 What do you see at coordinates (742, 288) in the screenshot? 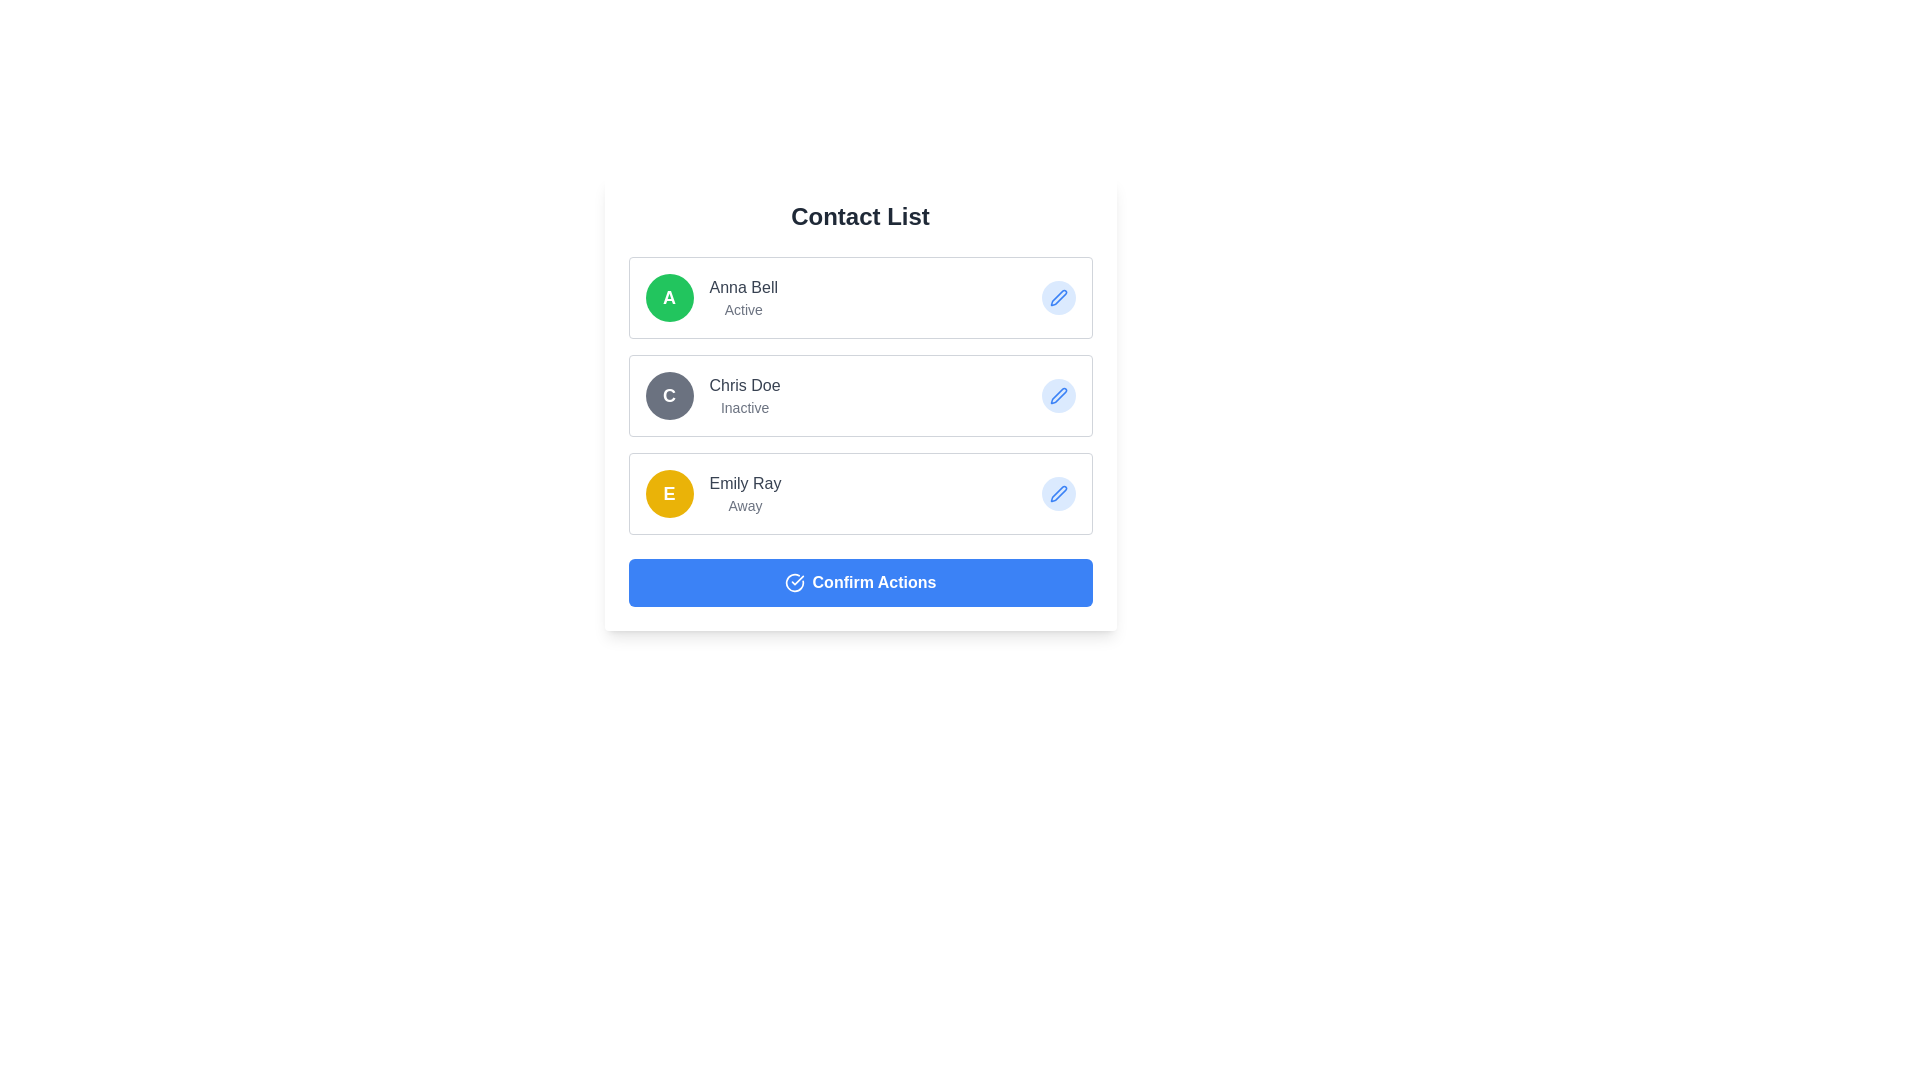
I see `the text label displaying 'Anna Bell', which is located to the right of the green circular avatar labeled 'A' in the contact detail section` at bounding box center [742, 288].